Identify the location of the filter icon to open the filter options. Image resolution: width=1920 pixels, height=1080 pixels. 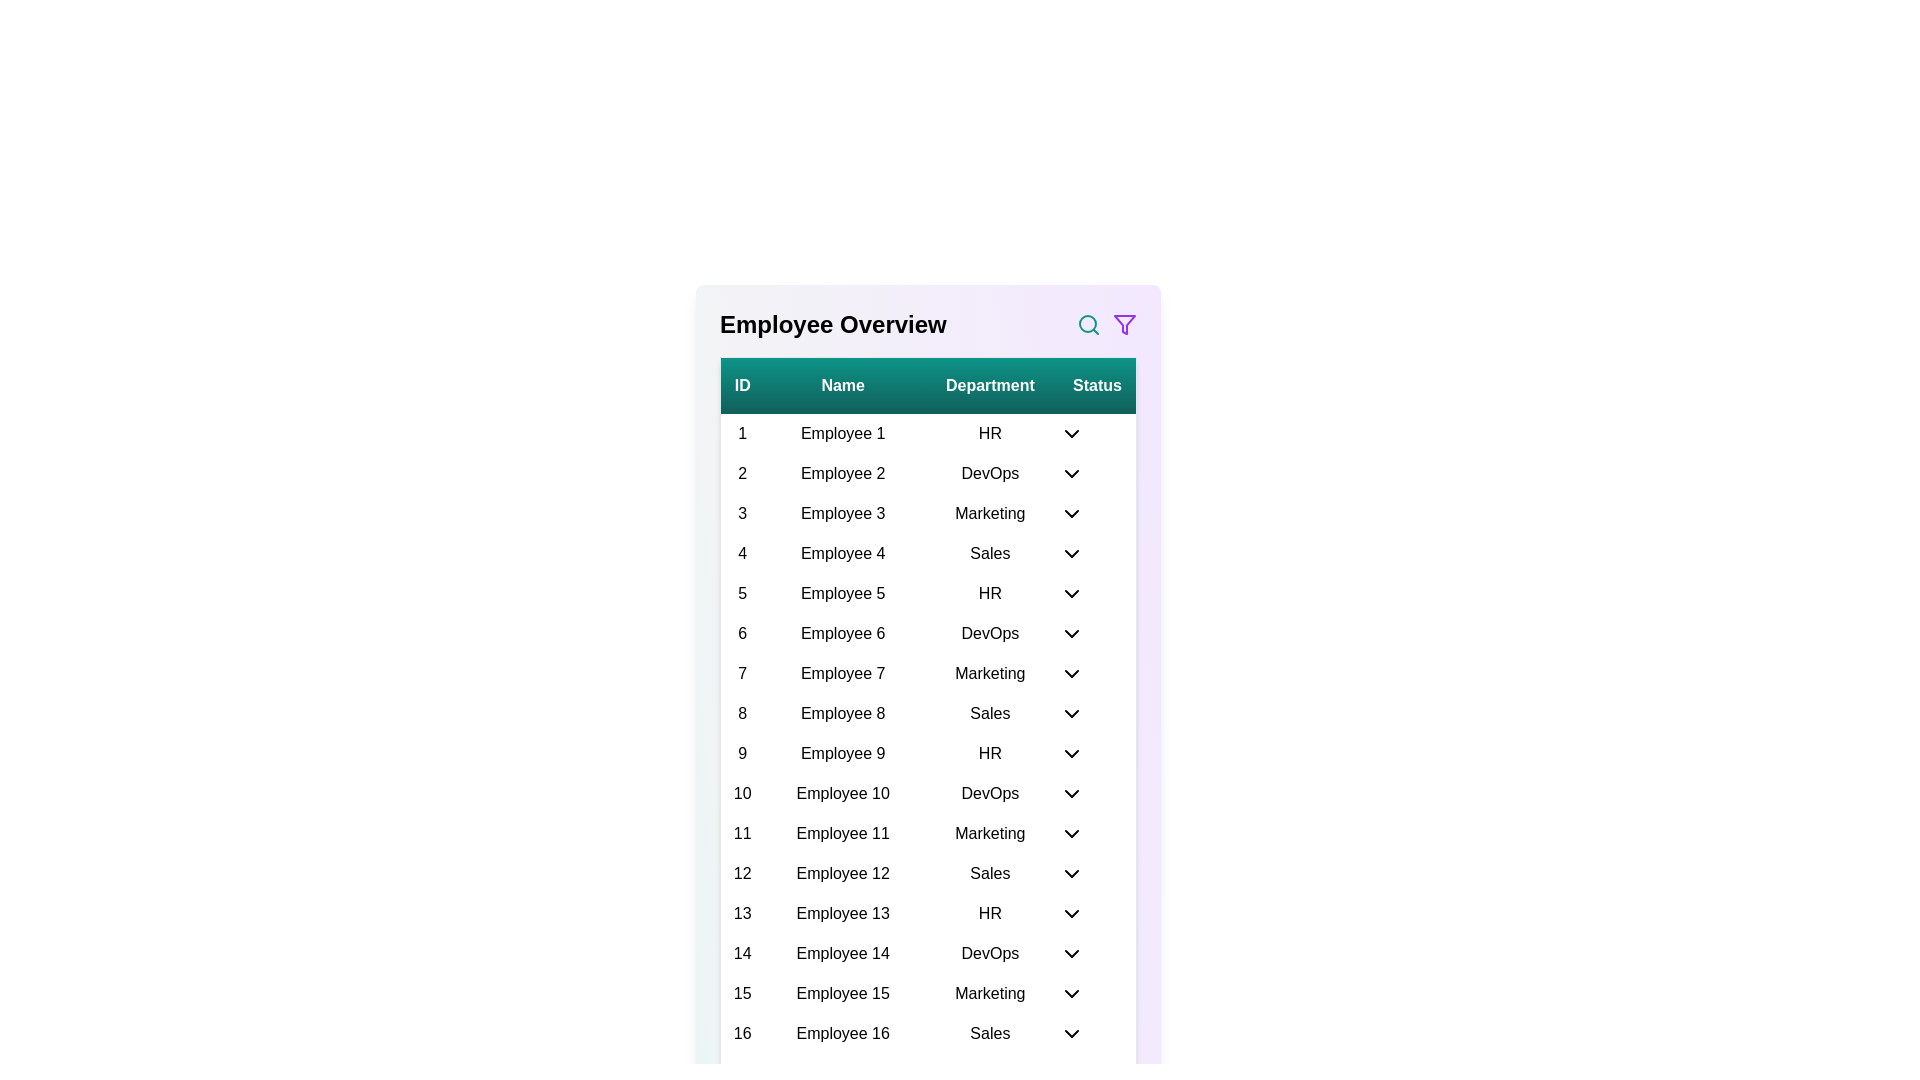
(1124, 323).